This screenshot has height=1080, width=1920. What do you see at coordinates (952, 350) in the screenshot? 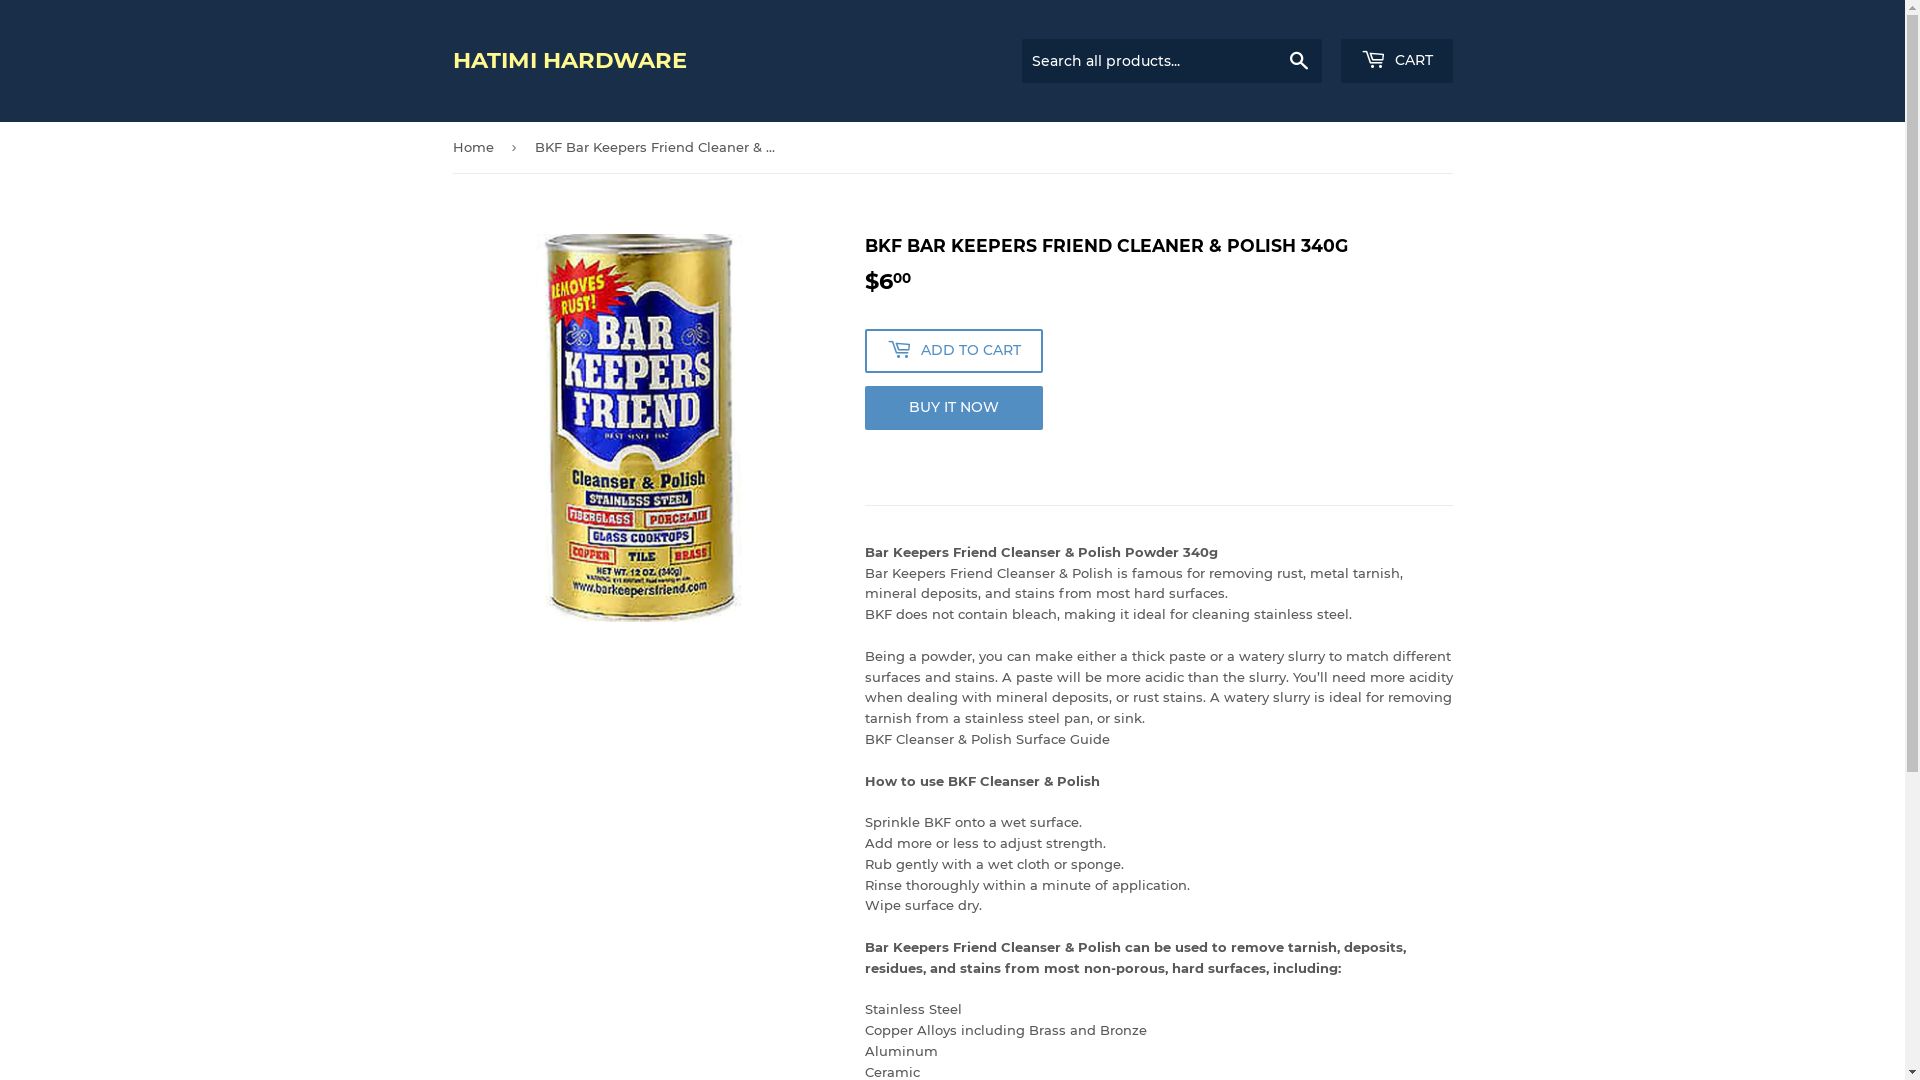
I see `'ADD TO CART'` at bounding box center [952, 350].